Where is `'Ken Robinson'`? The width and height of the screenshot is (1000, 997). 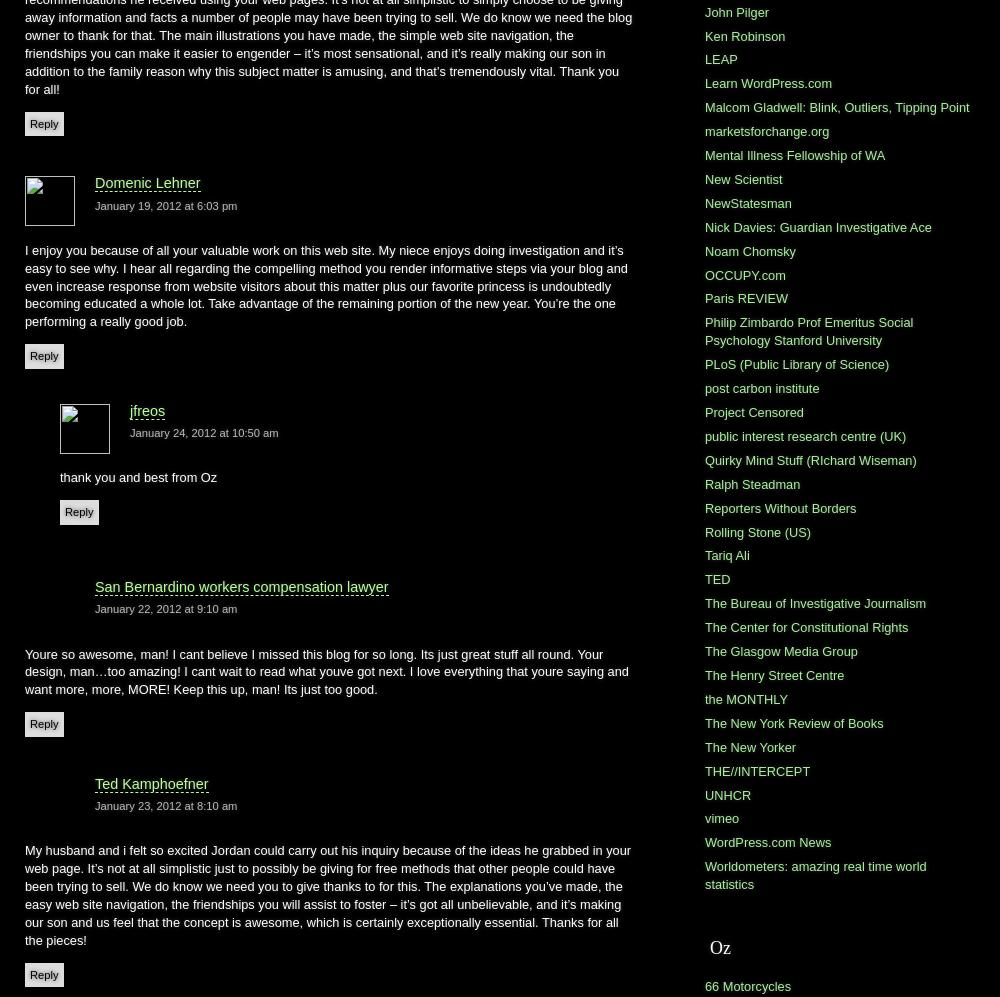 'Ken Robinson' is located at coordinates (744, 35).